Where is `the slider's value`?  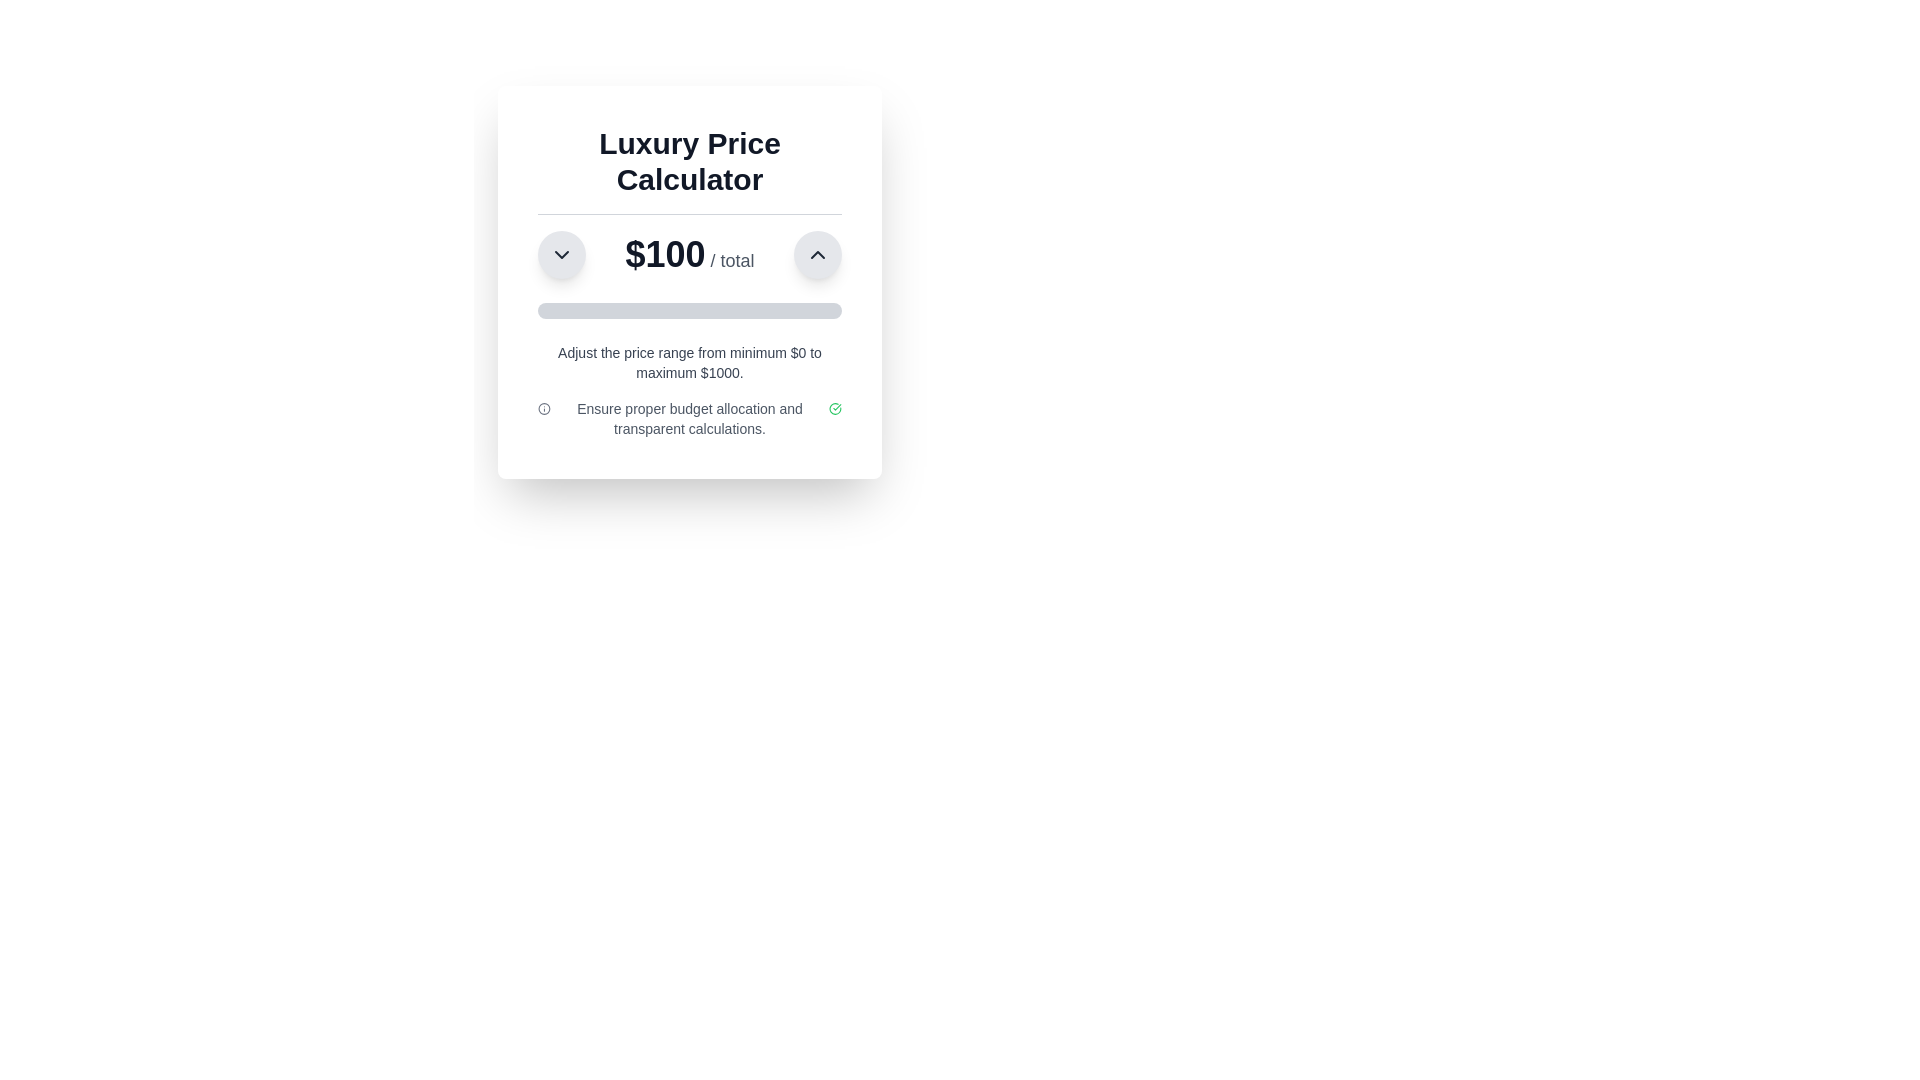
the slider's value is located at coordinates (553, 311).